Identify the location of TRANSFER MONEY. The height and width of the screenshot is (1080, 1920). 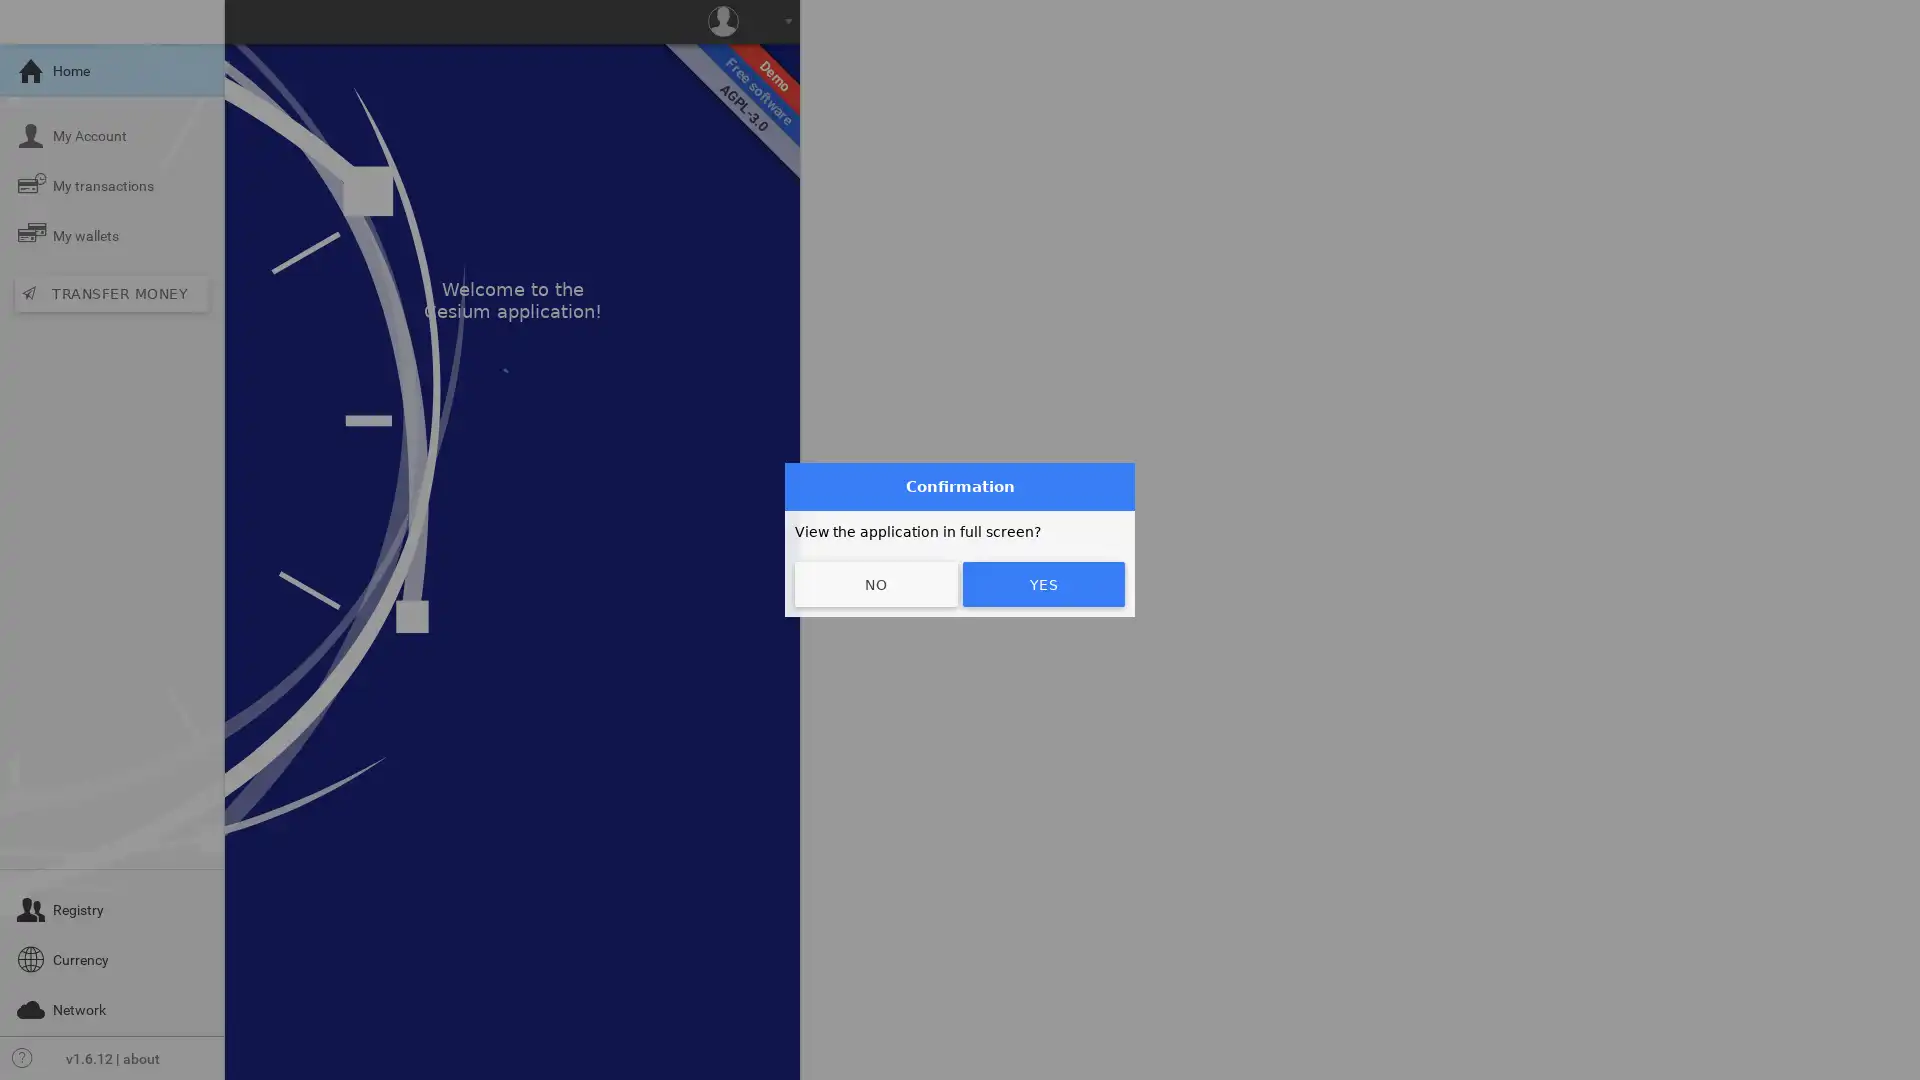
(110, 293).